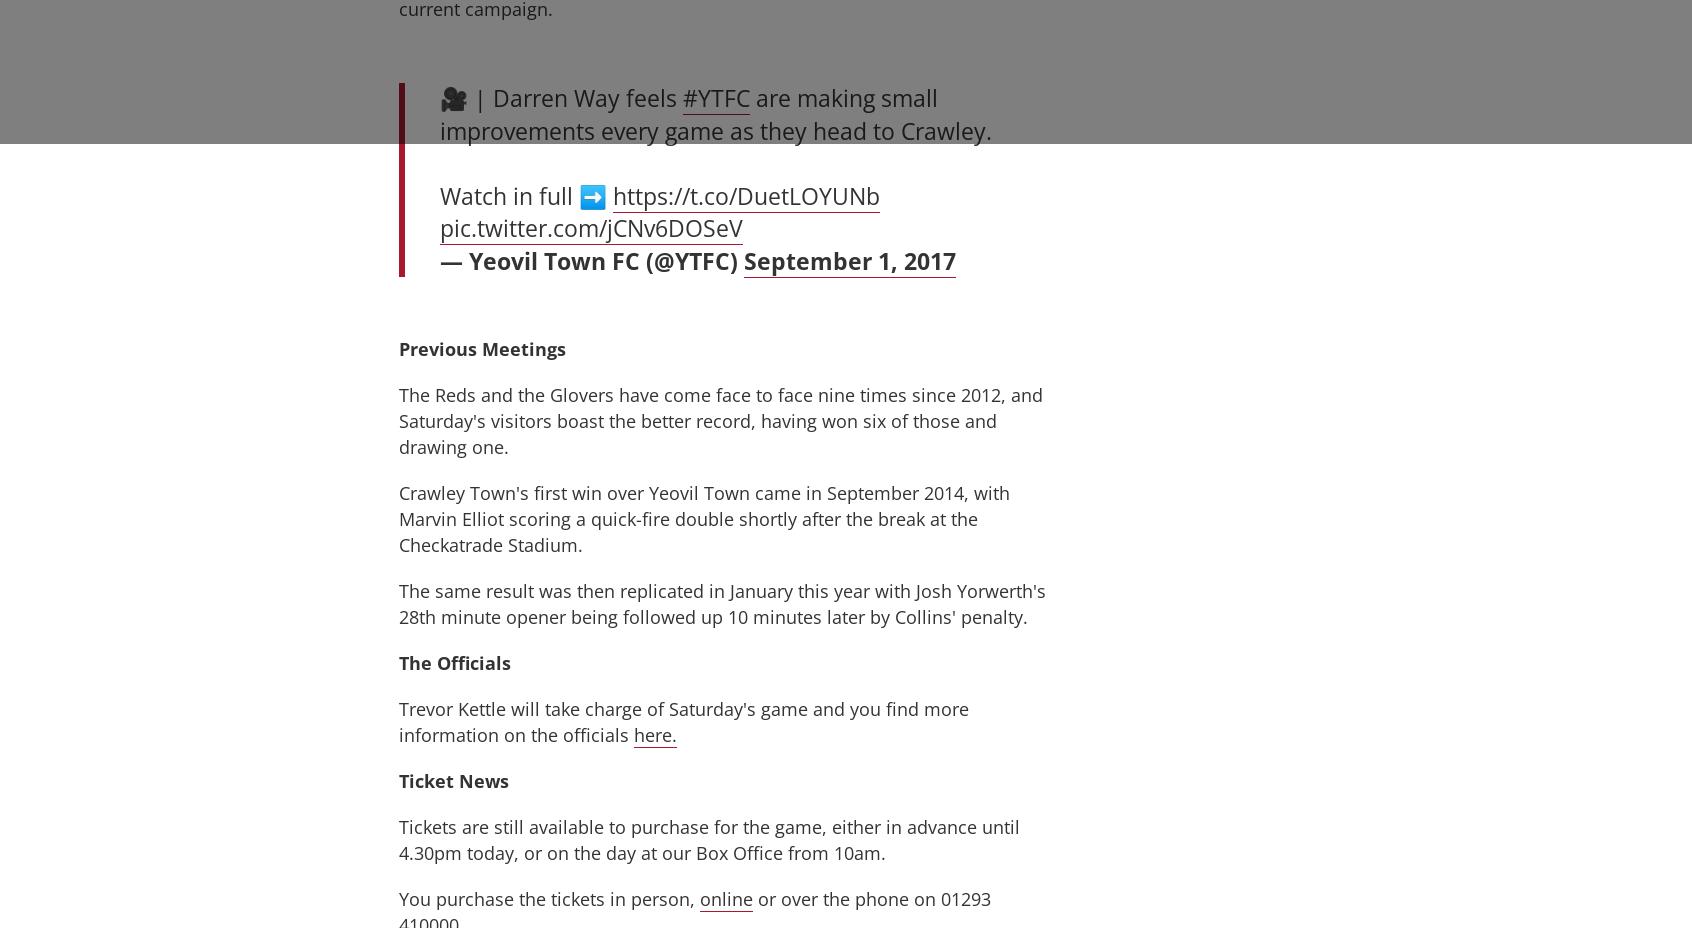 This screenshot has height=928, width=1692. What do you see at coordinates (704, 518) in the screenshot?
I see `'Crawley Town's first win over Yeovil Town came in September 2014, with Marvin Elliot scoring a quick-fire double shortly after the break at the Checkatrade Stadium.'` at bounding box center [704, 518].